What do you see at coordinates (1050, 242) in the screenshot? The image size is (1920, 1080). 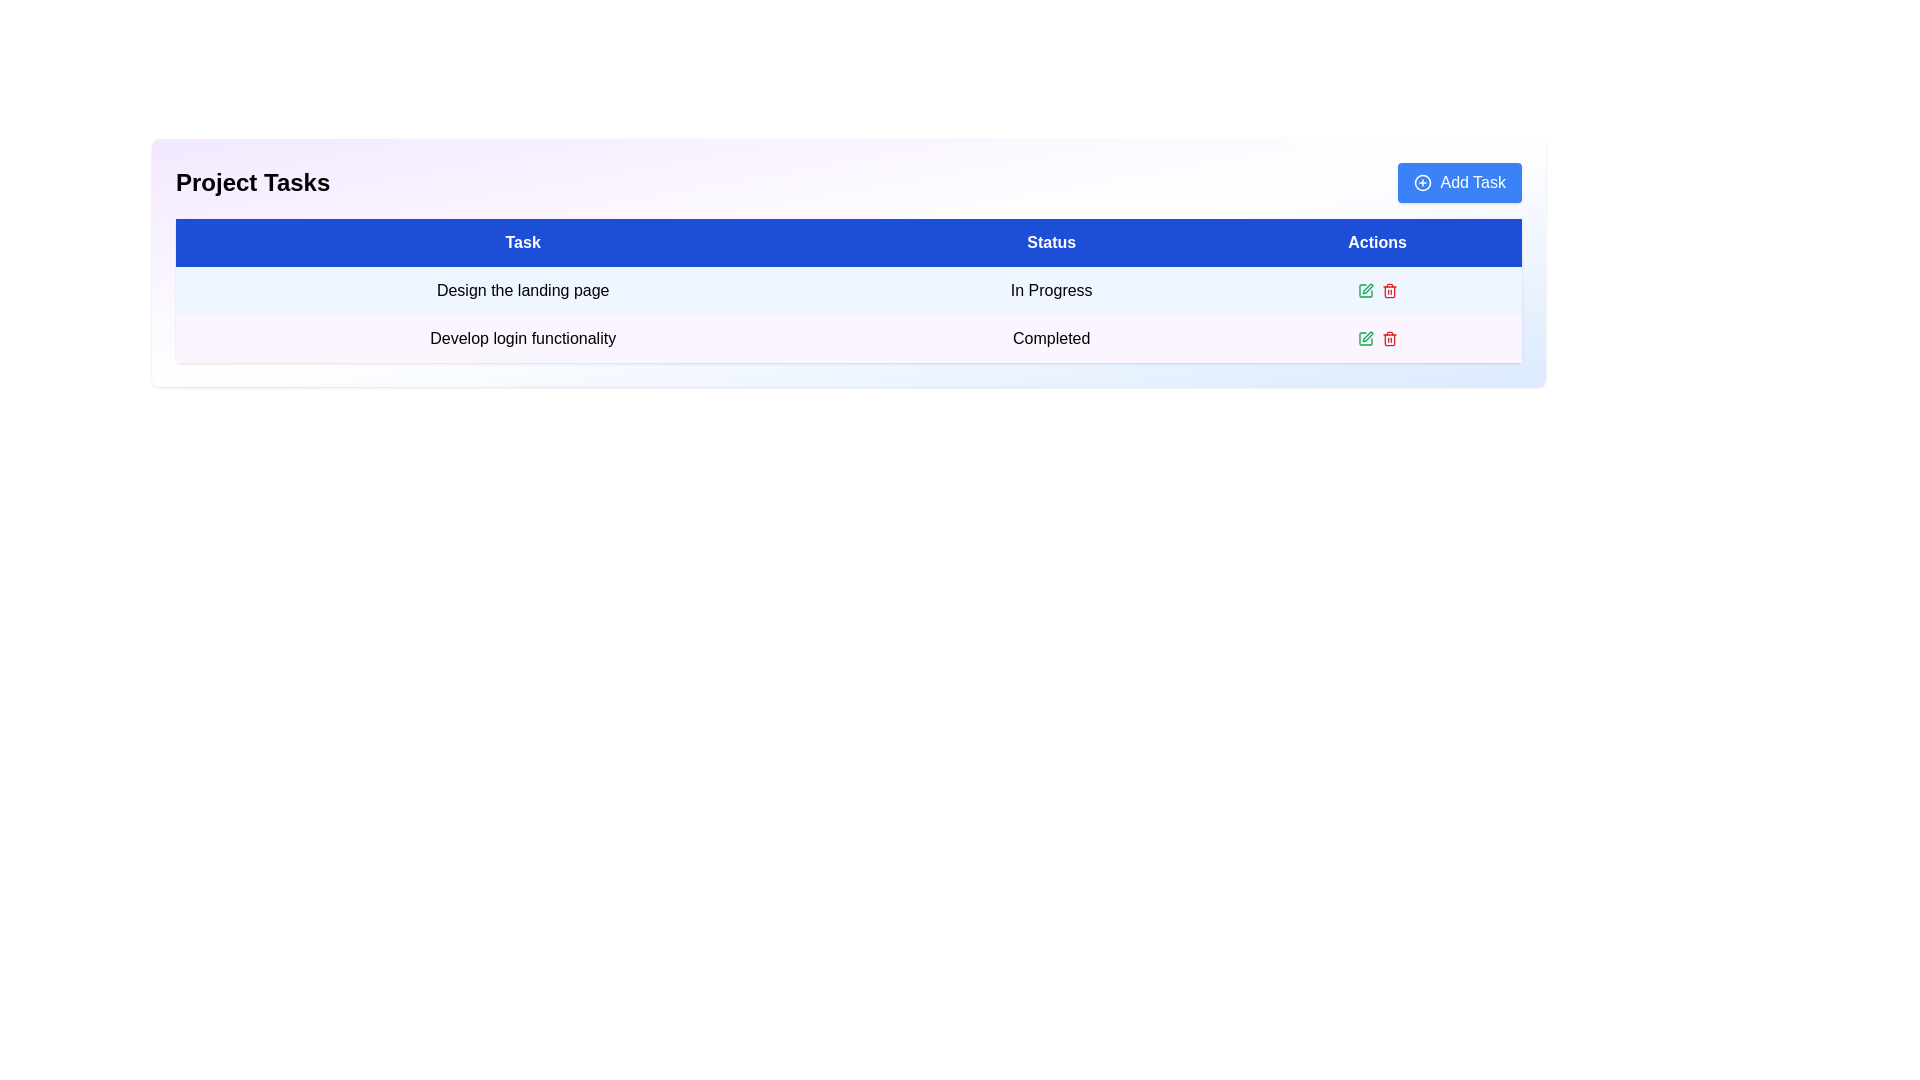 I see `the Table column header labeled 'Status'` at bounding box center [1050, 242].